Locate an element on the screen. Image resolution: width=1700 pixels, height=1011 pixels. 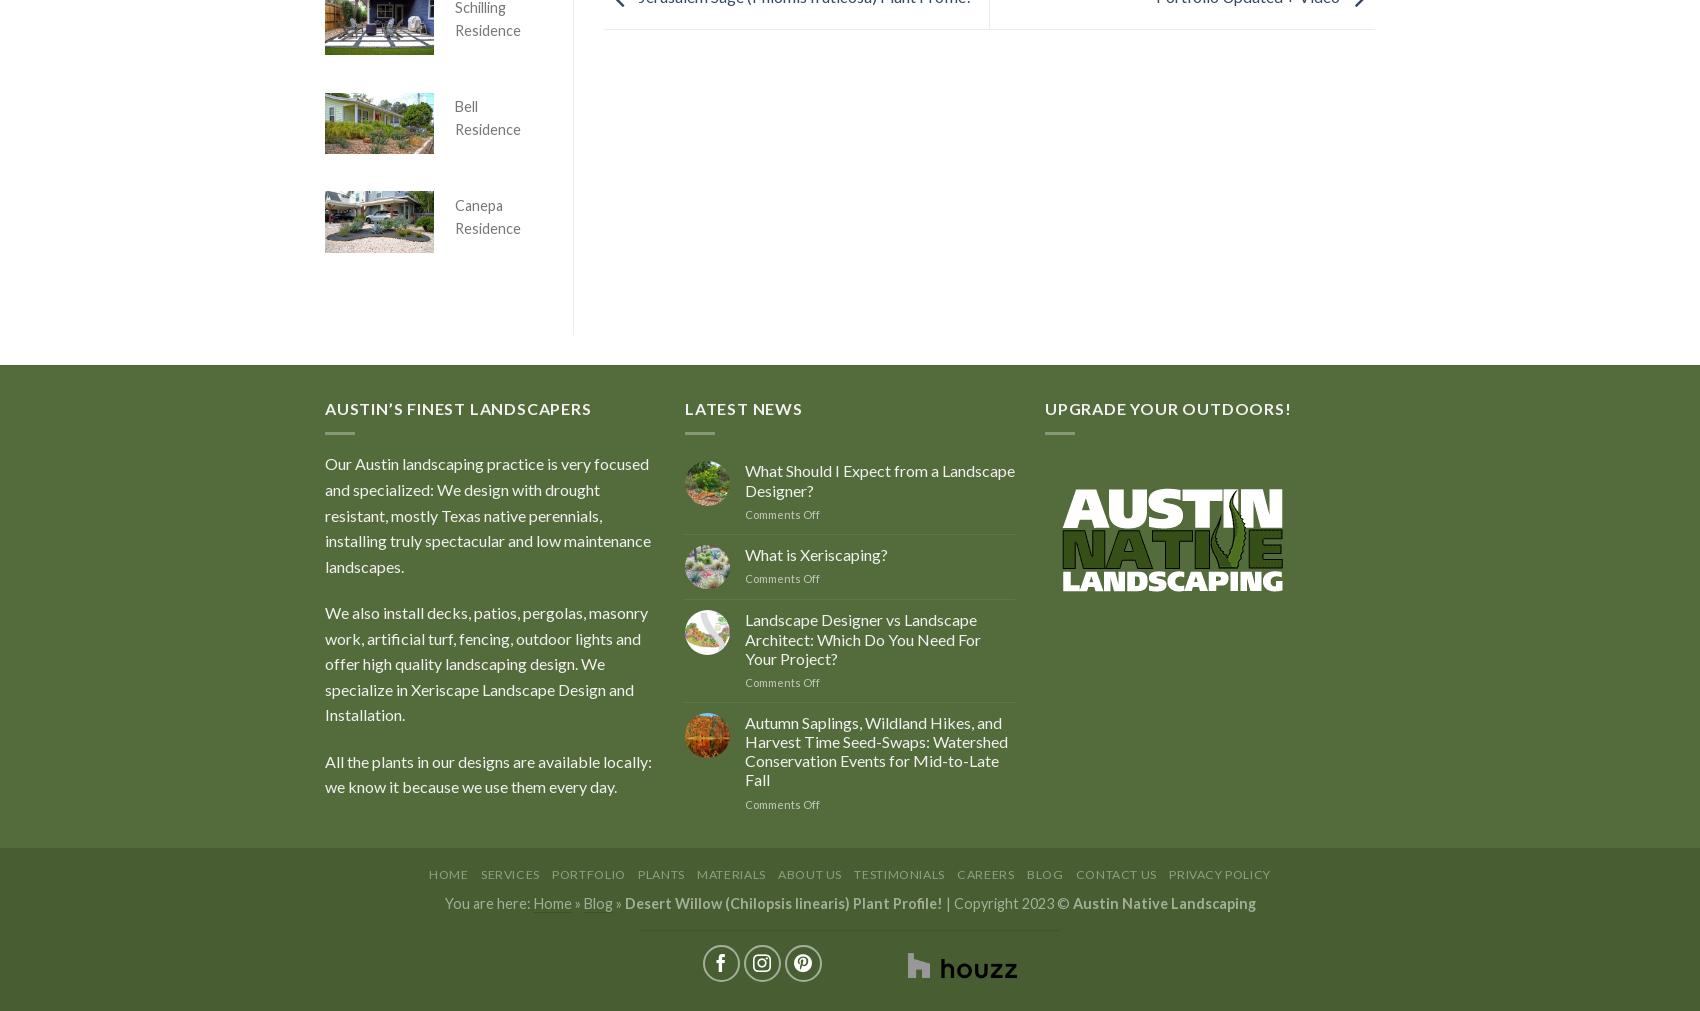
'| Copyright 2023 ©' is located at coordinates (1006, 903).